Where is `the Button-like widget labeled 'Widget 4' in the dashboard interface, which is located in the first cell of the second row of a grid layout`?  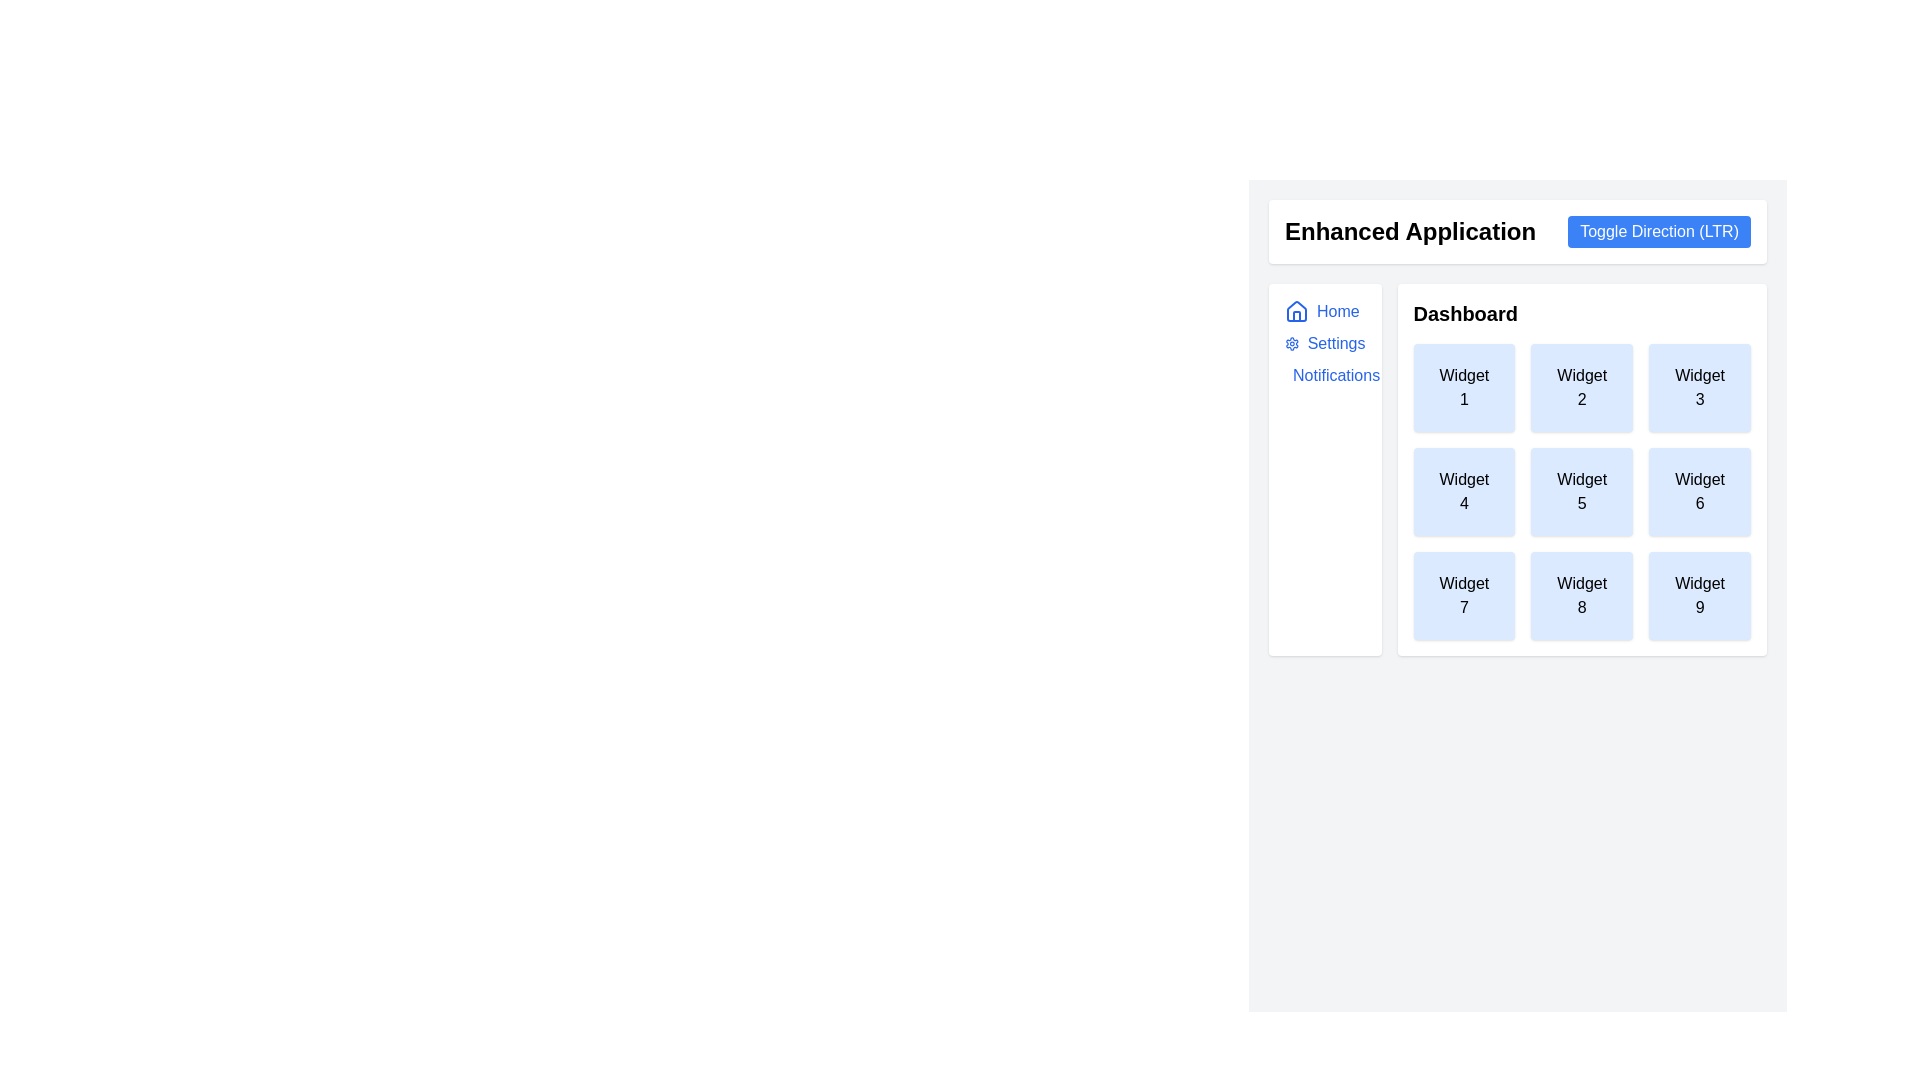 the Button-like widget labeled 'Widget 4' in the dashboard interface, which is located in the first cell of the second row of a grid layout is located at coordinates (1464, 492).